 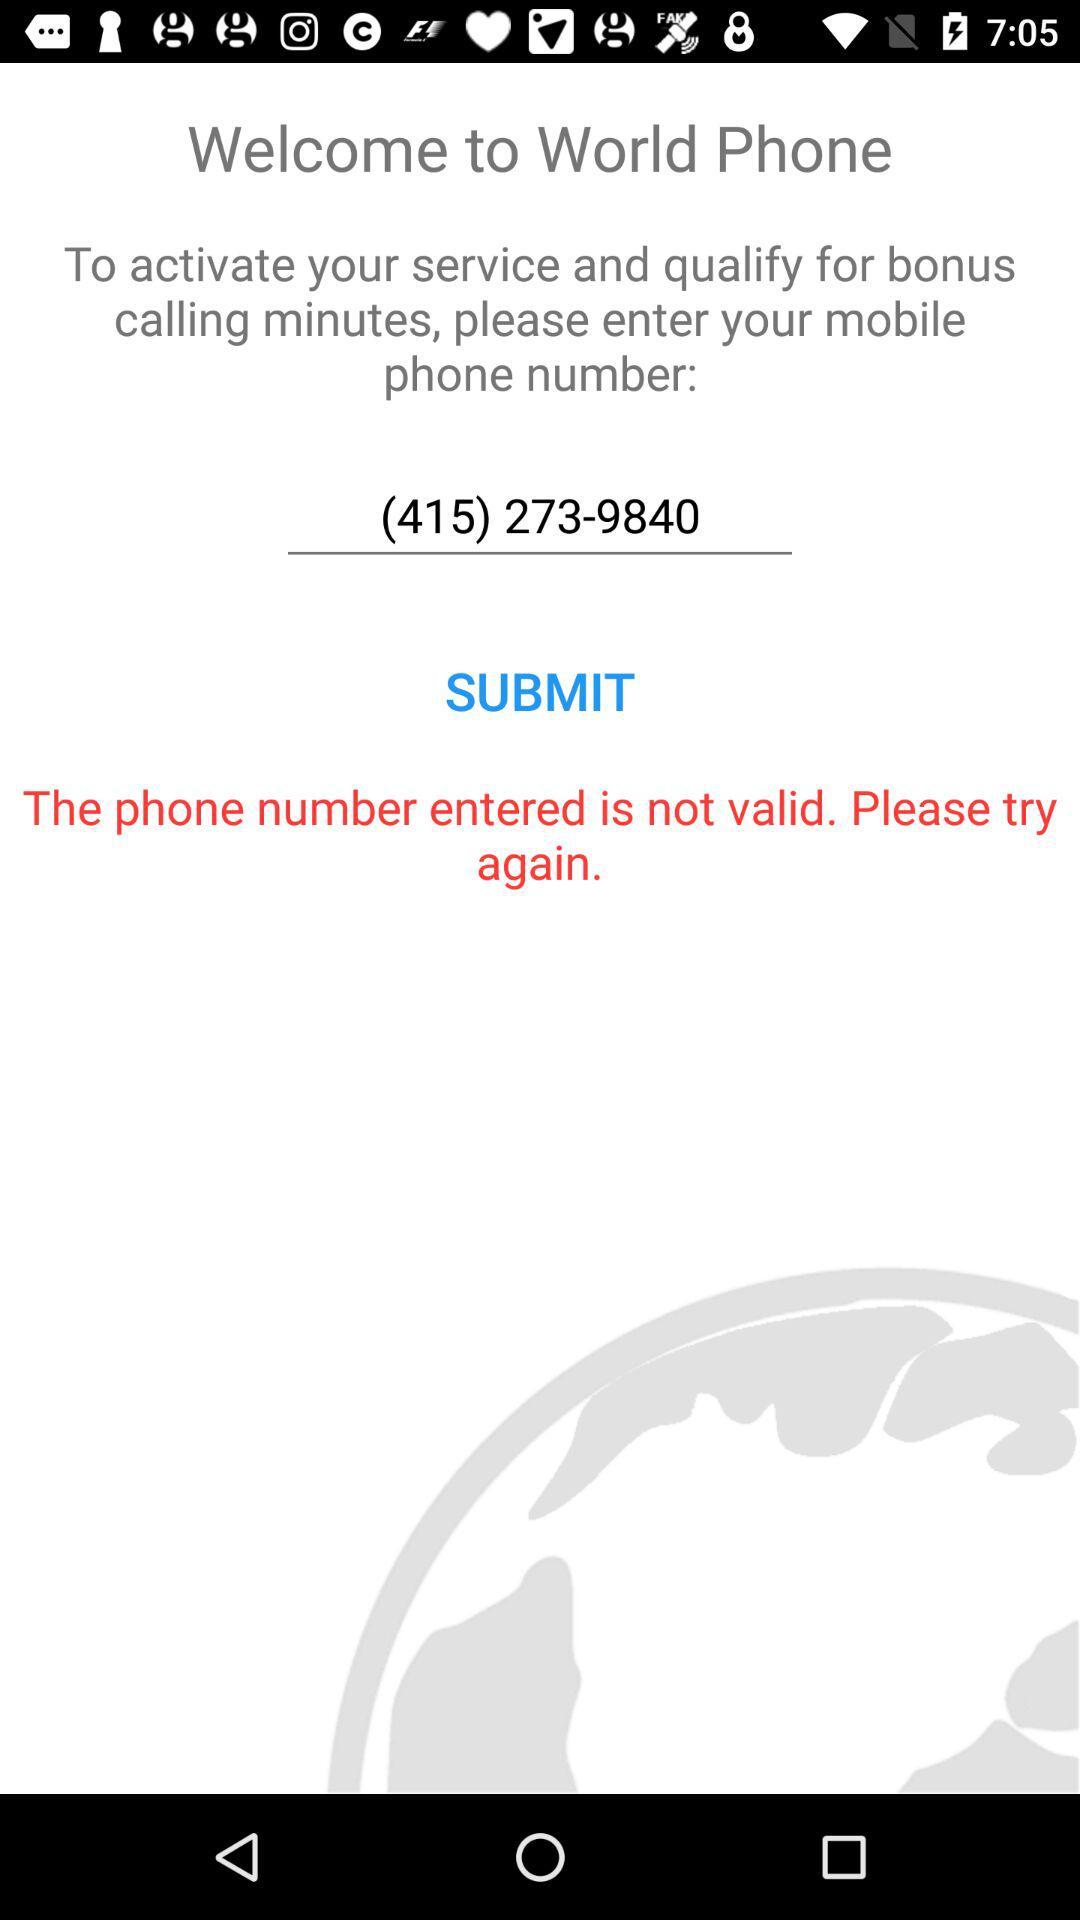 What do you see at coordinates (540, 515) in the screenshot?
I see `icon above the submit item` at bounding box center [540, 515].